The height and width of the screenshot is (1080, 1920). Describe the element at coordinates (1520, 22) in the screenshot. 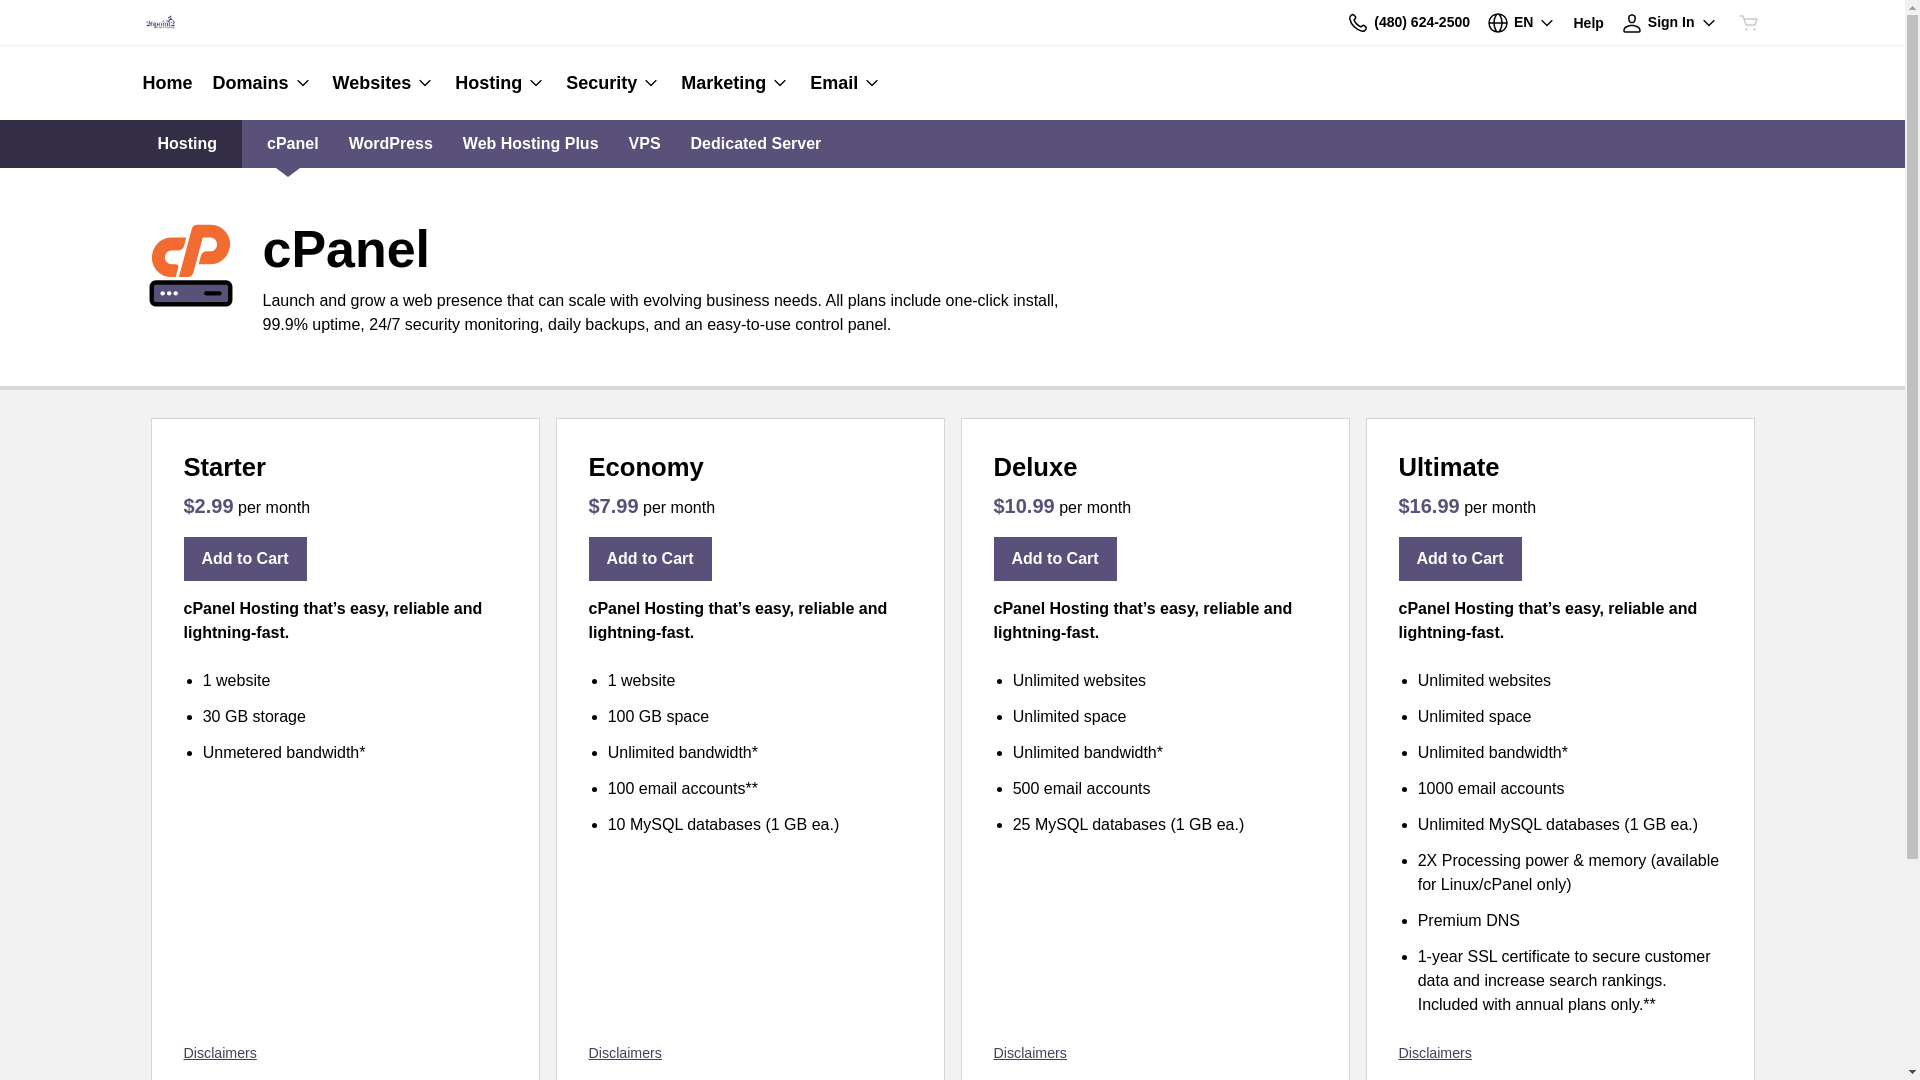

I see `'EN'` at that location.